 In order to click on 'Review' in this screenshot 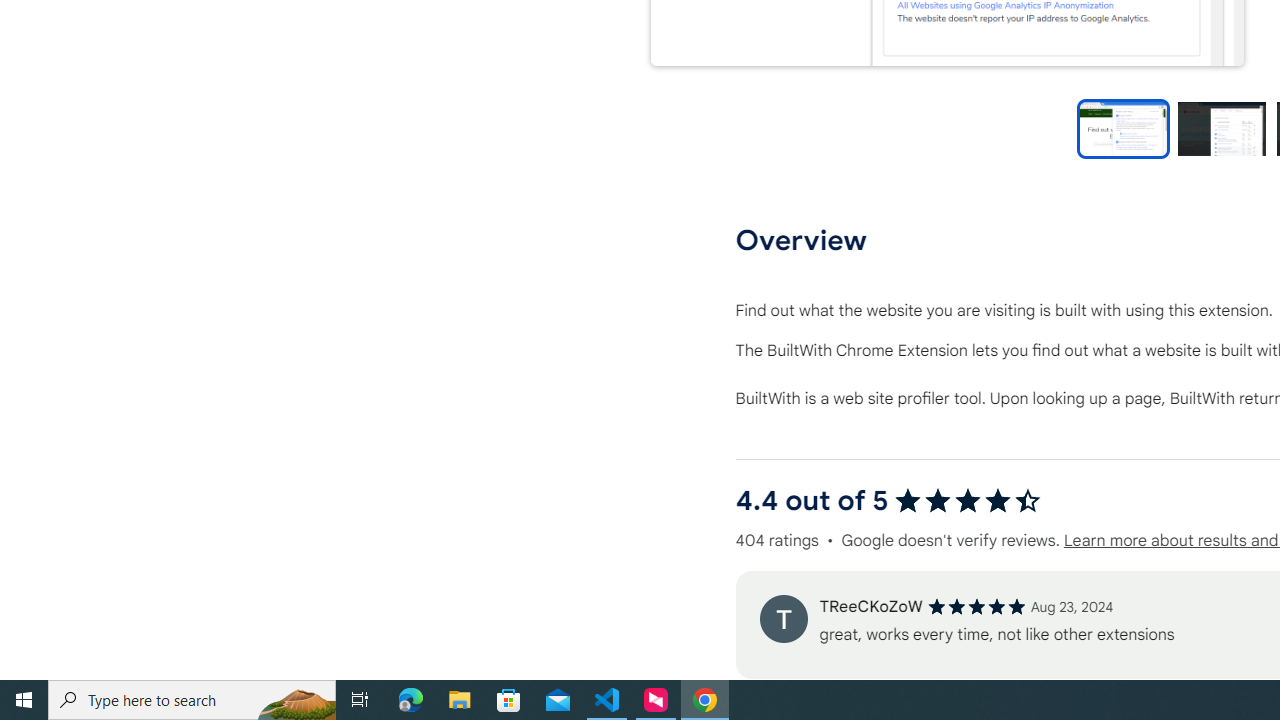, I will do `click(782, 617)`.